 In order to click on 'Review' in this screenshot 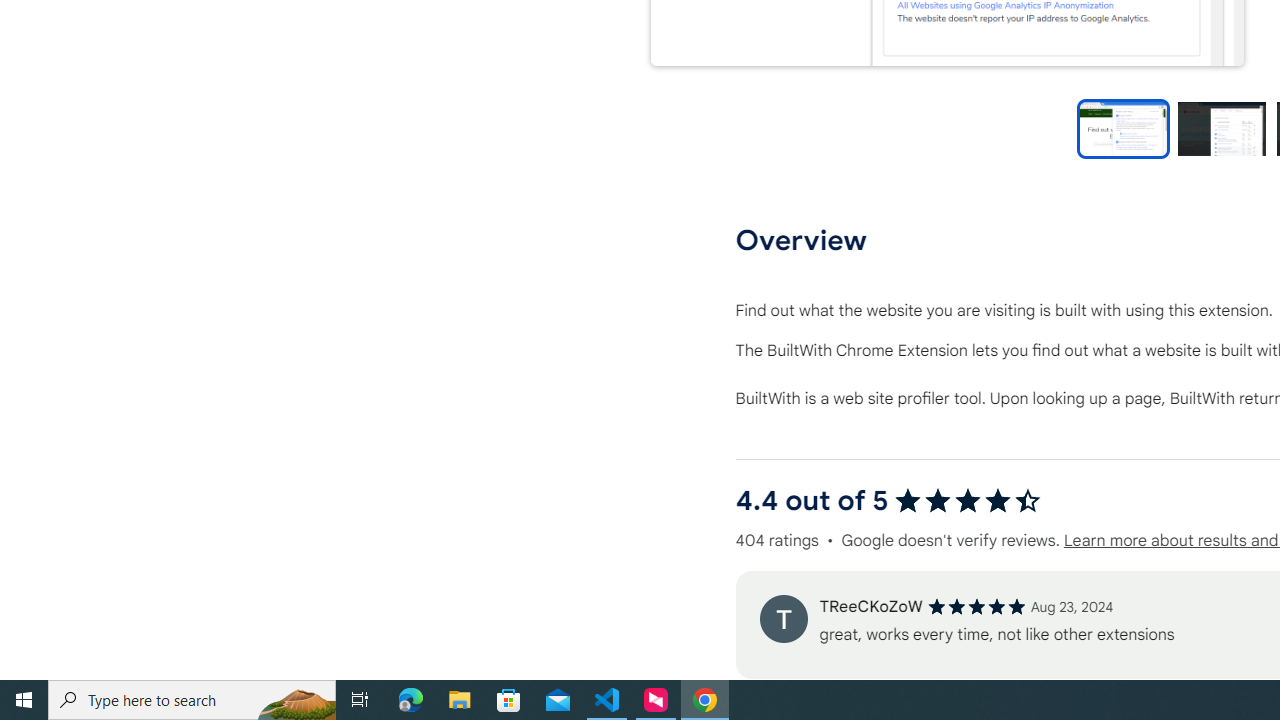, I will do `click(782, 617)`.